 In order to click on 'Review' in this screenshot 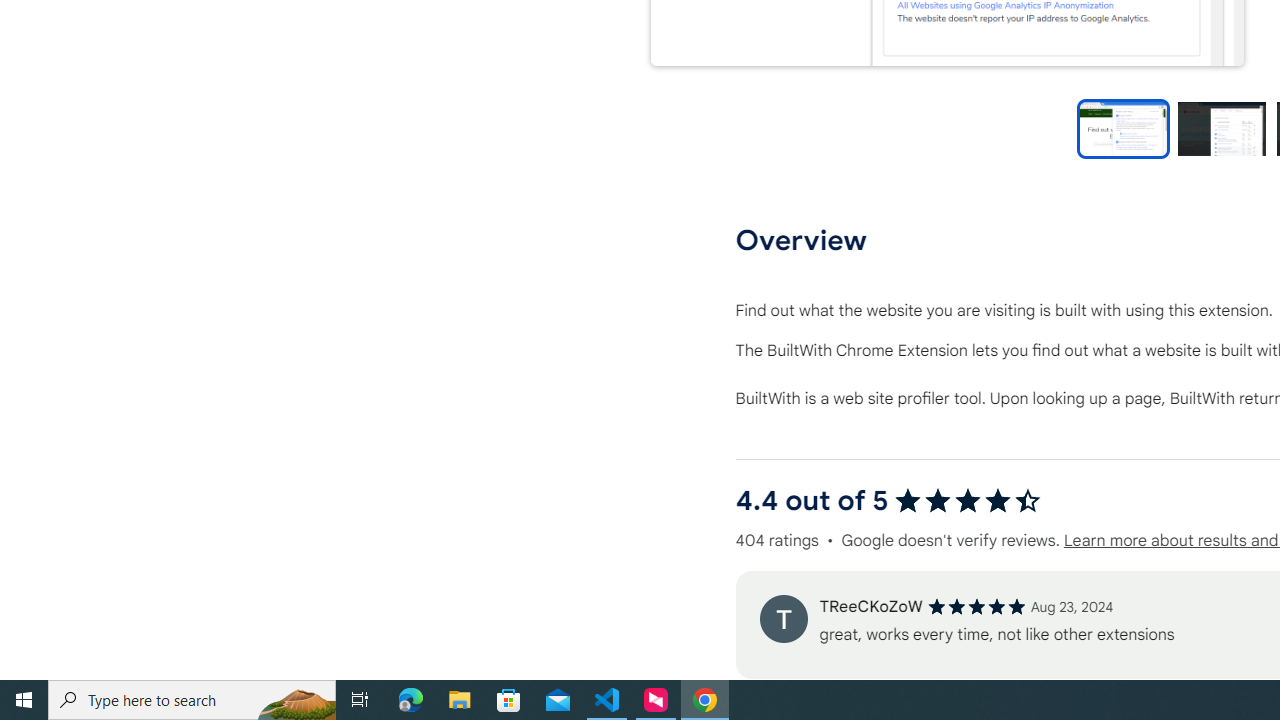, I will do `click(782, 617)`.